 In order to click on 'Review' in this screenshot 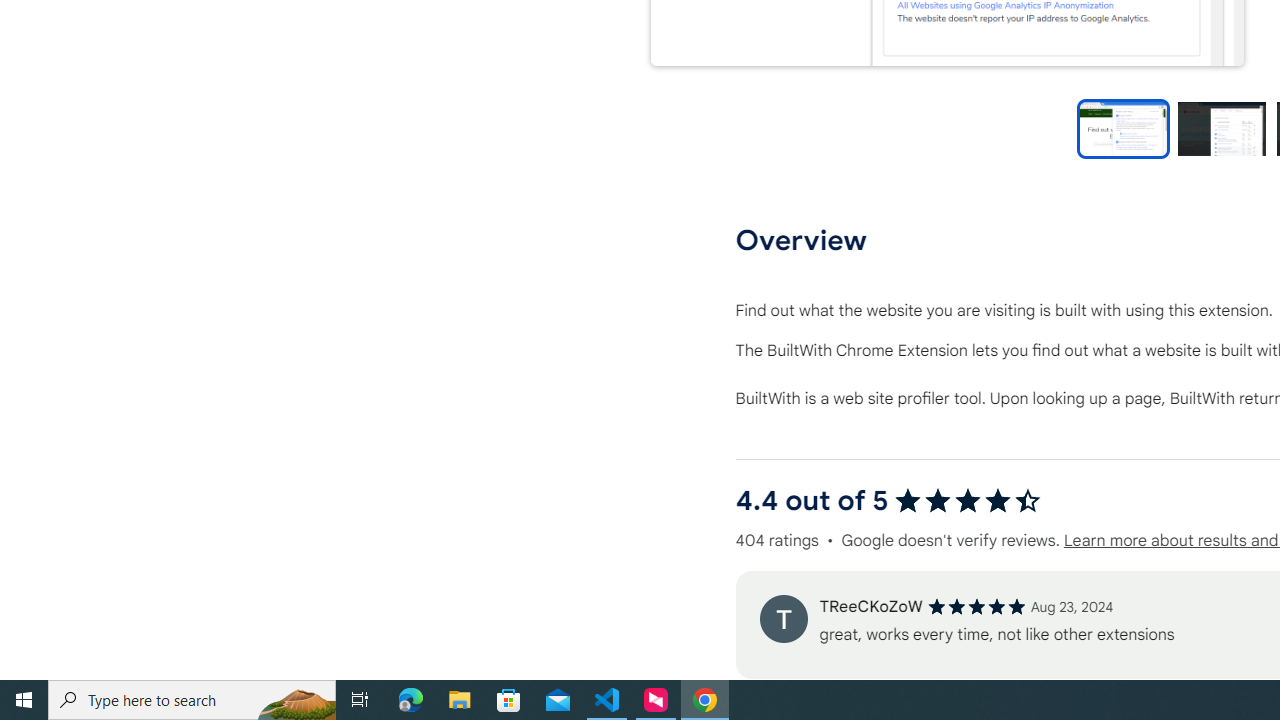, I will do `click(782, 617)`.